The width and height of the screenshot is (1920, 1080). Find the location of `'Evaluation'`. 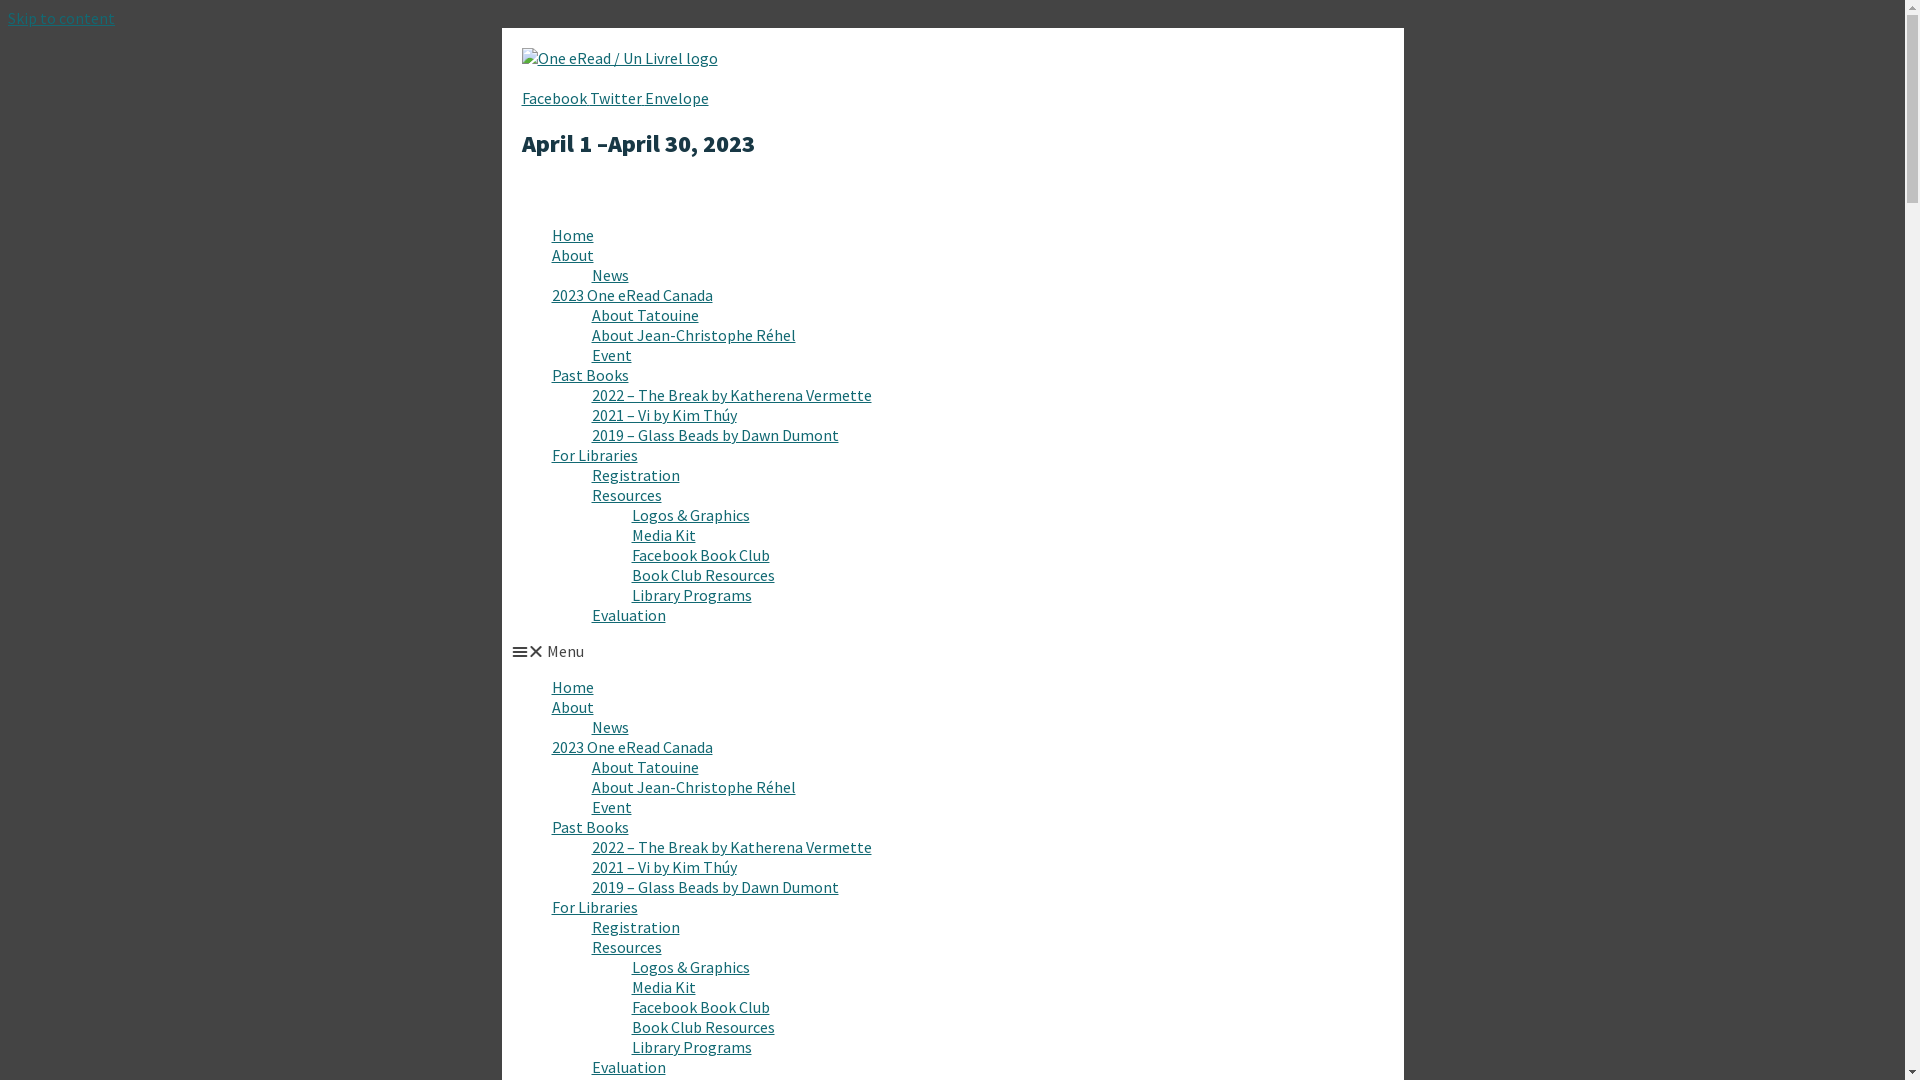

'Evaluation' is located at coordinates (627, 613).